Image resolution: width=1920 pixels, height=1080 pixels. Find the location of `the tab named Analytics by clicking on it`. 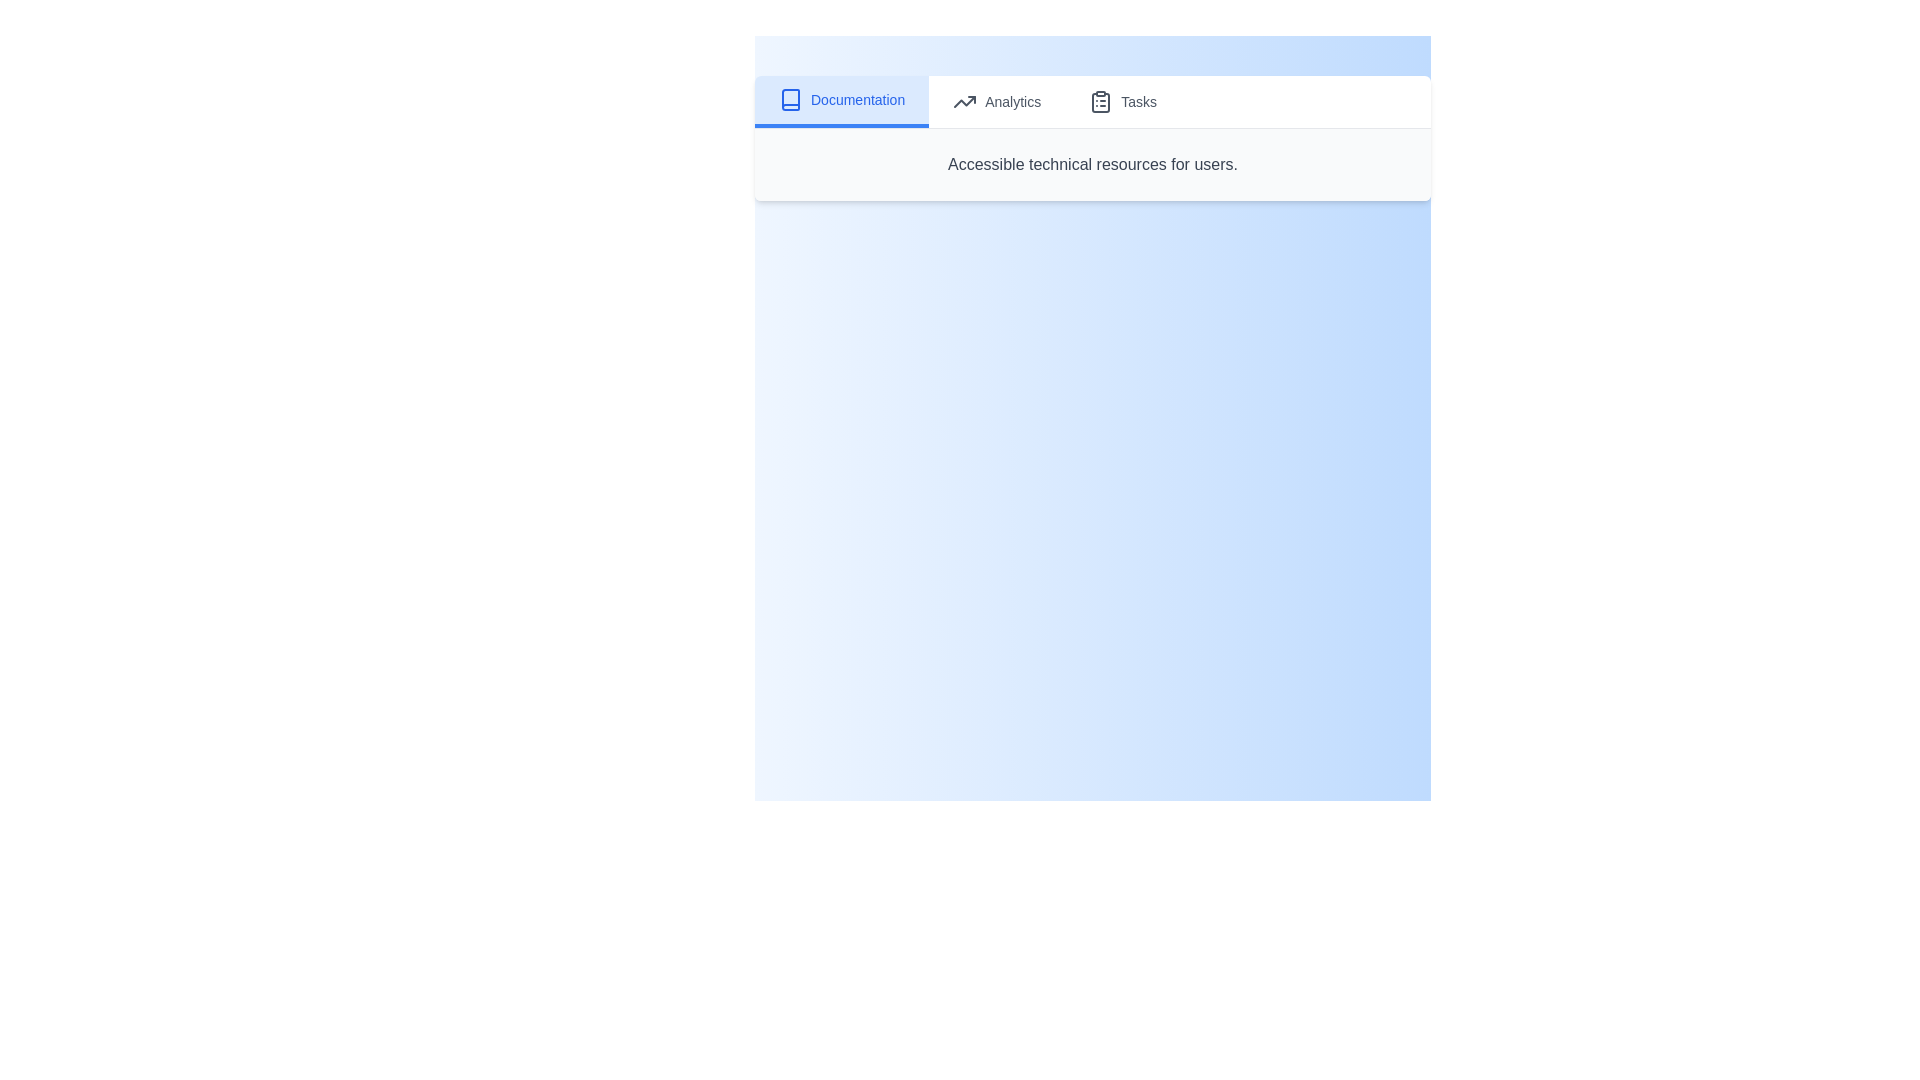

the tab named Analytics by clicking on it is located at coordinates (997, 101).